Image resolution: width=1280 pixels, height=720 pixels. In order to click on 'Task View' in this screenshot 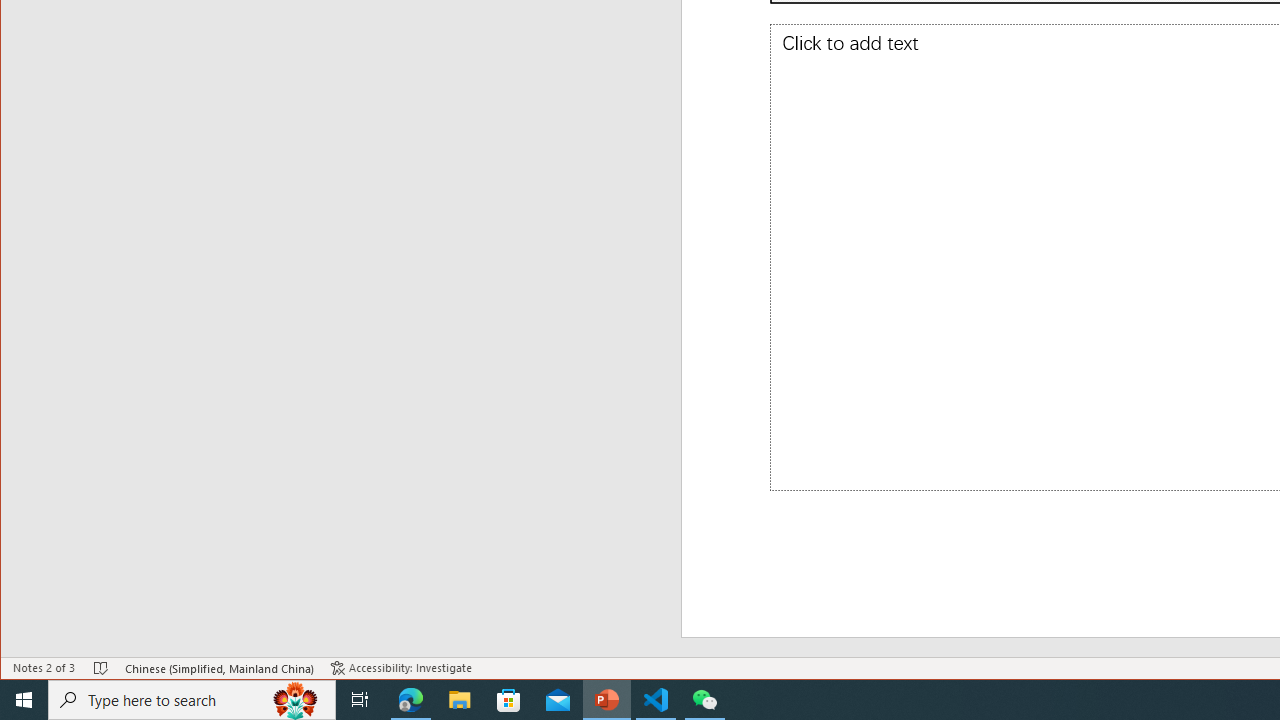, I will do `click(359, 698)`.